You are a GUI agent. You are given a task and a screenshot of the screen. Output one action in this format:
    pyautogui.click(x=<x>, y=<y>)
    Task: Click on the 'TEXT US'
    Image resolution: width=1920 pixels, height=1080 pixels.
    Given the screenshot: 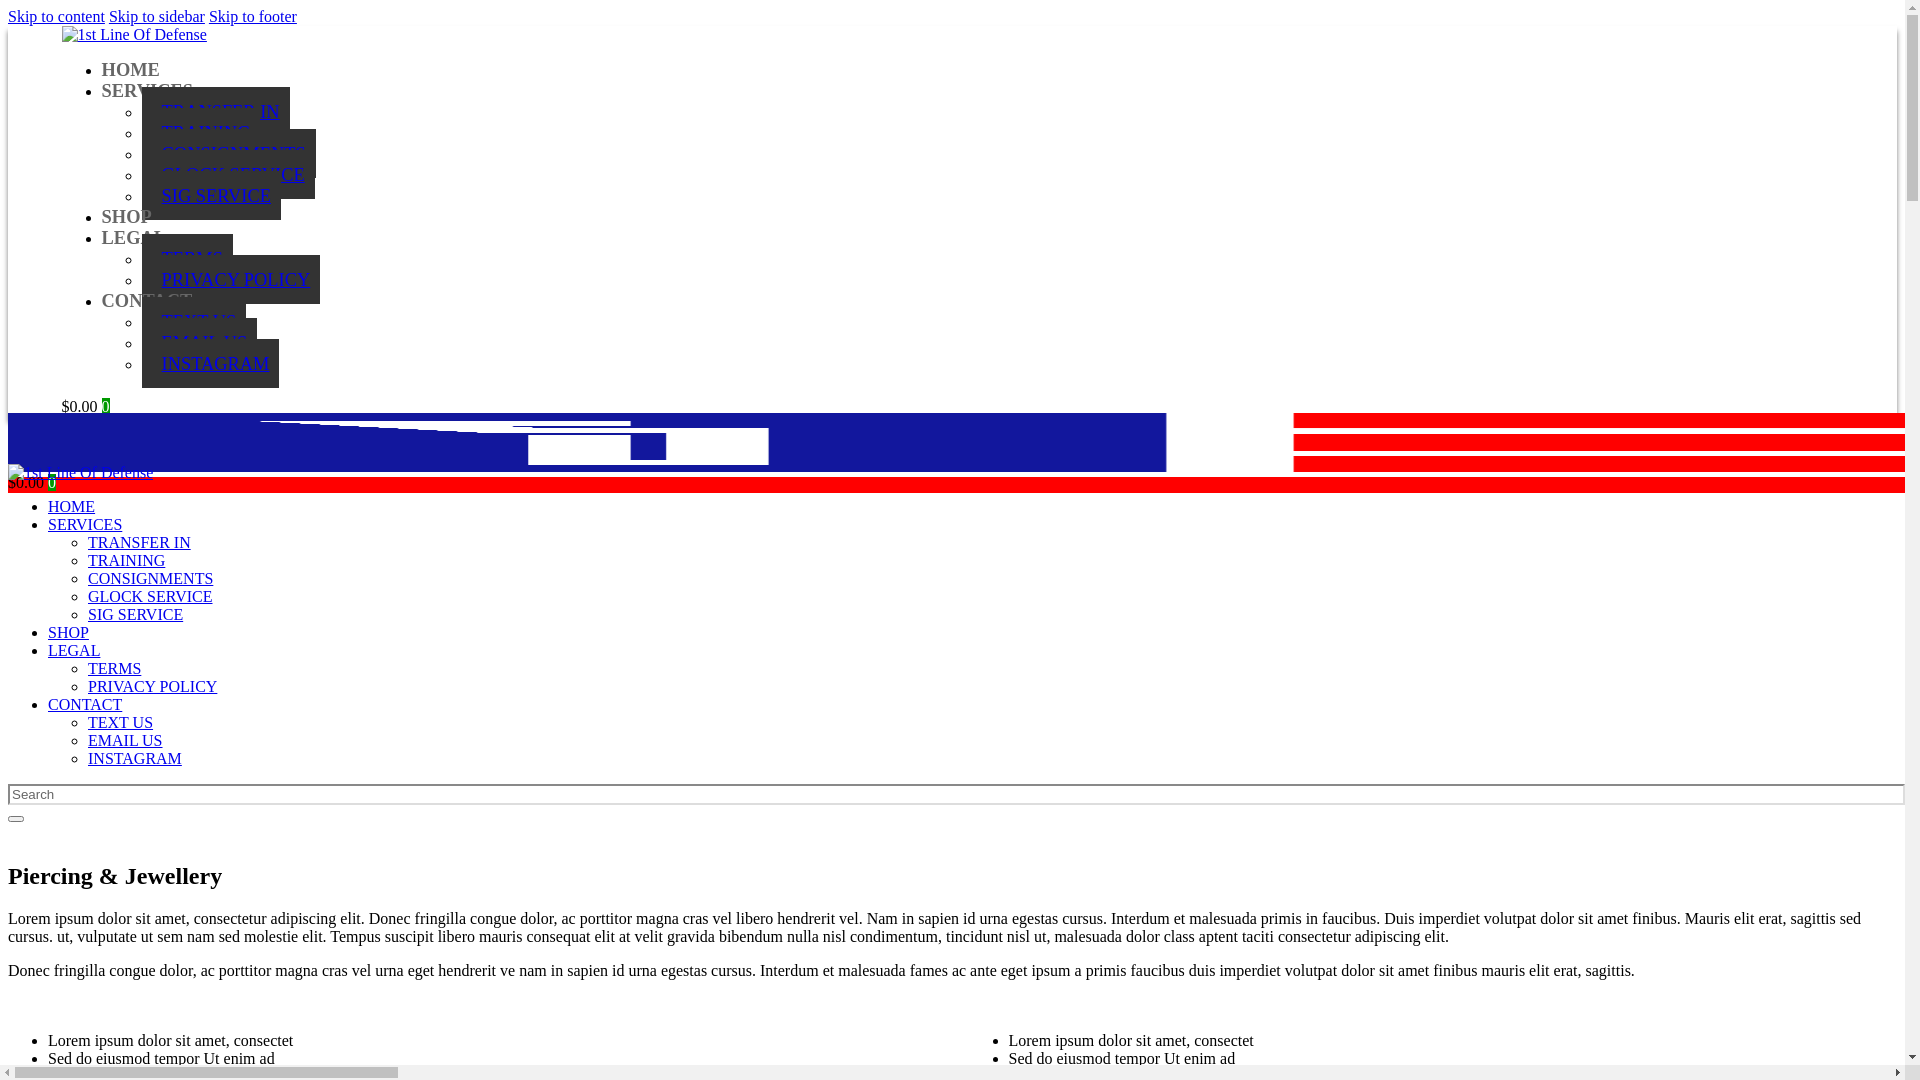 What is the action you would take?
    pyautogui.click(x=194, y=320)
    